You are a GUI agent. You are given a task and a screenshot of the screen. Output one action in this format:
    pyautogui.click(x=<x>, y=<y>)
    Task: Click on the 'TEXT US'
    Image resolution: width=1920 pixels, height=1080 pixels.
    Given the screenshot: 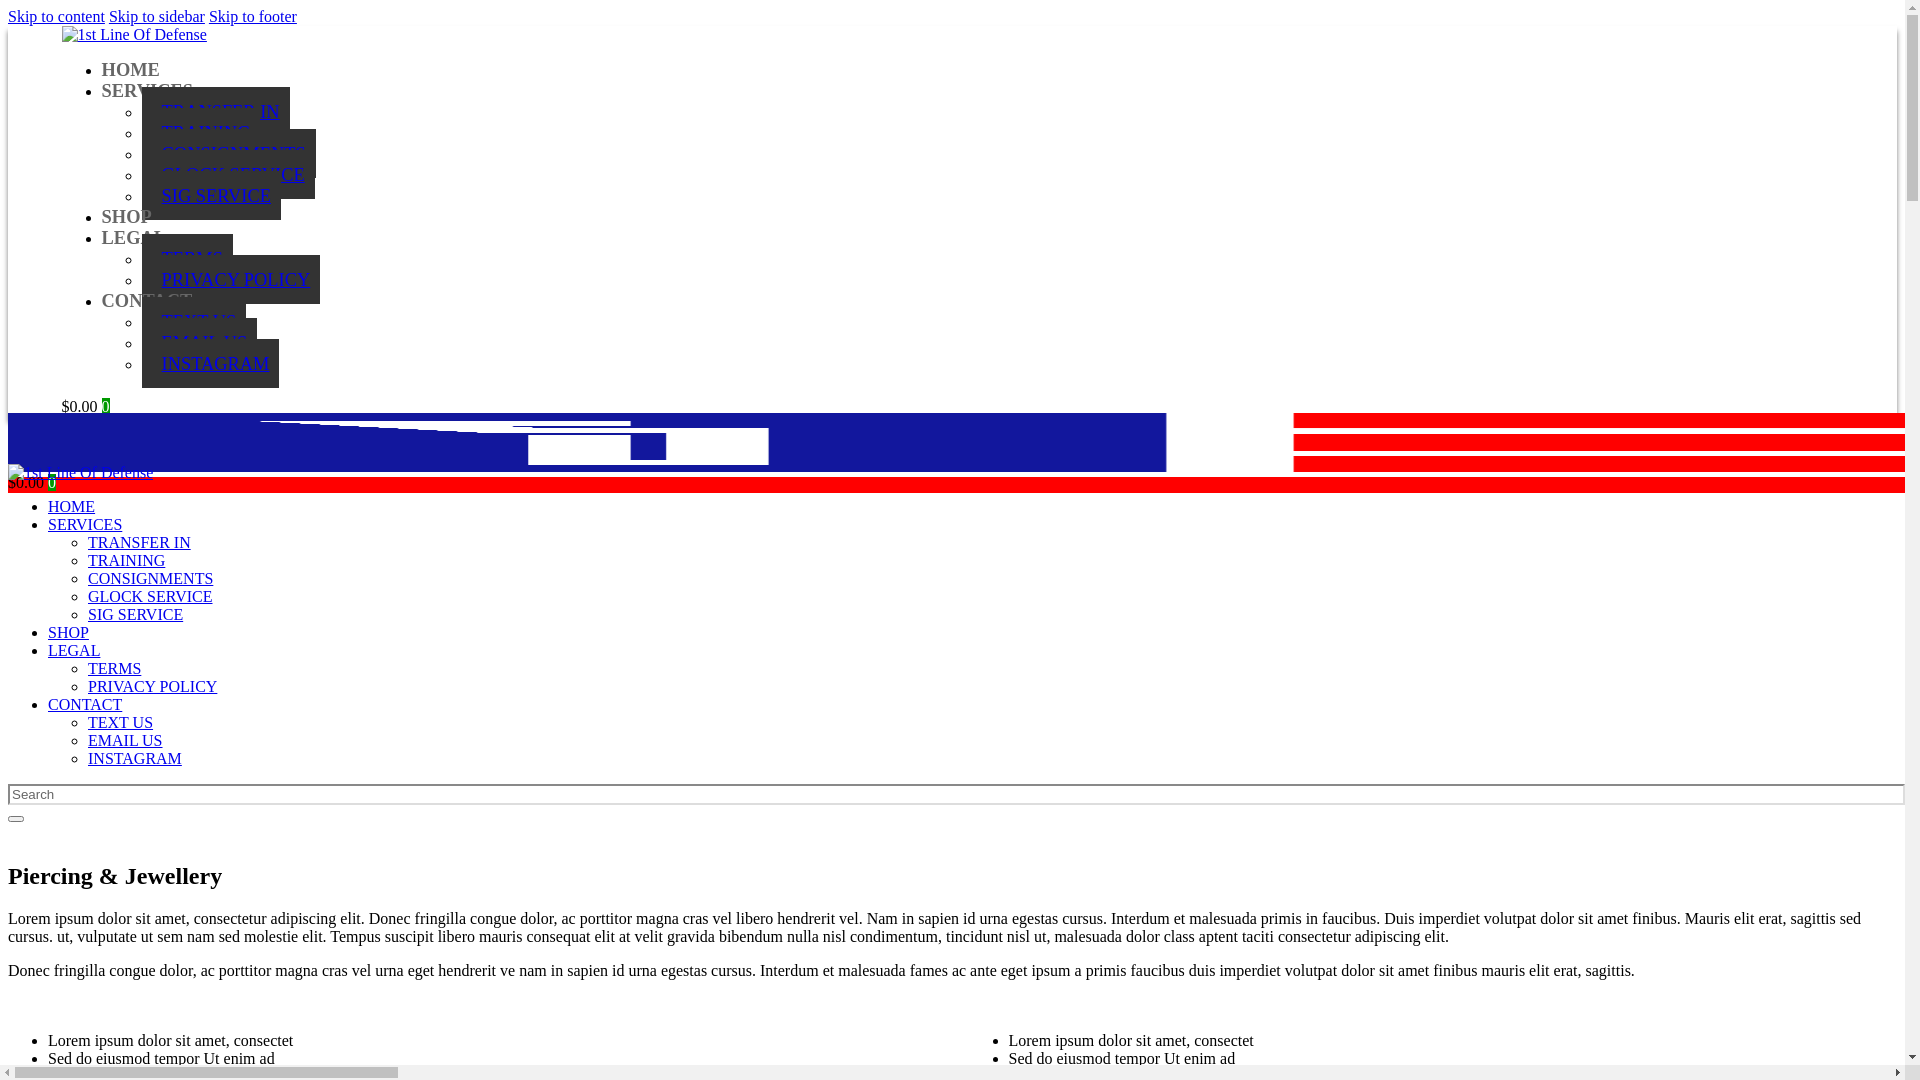 What is the action you would take?
    pyautogui.click(x=194, y=320)
    